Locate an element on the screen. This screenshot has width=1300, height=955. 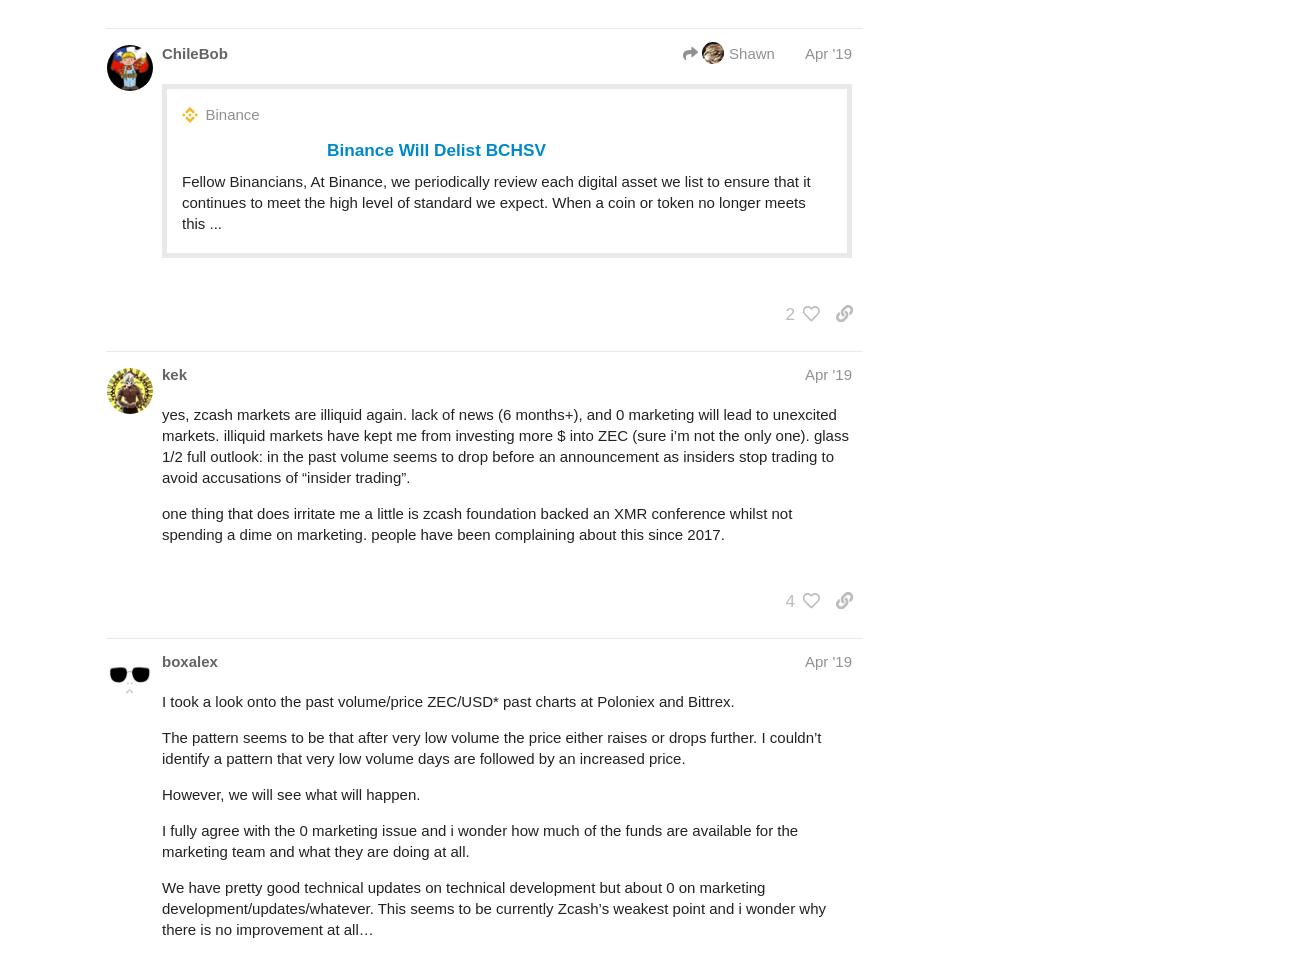
'I took a look onto the past volume/price ZEC/USD* past charts at Poloniex and Bittrex.' is located at coordinates (446, 699).